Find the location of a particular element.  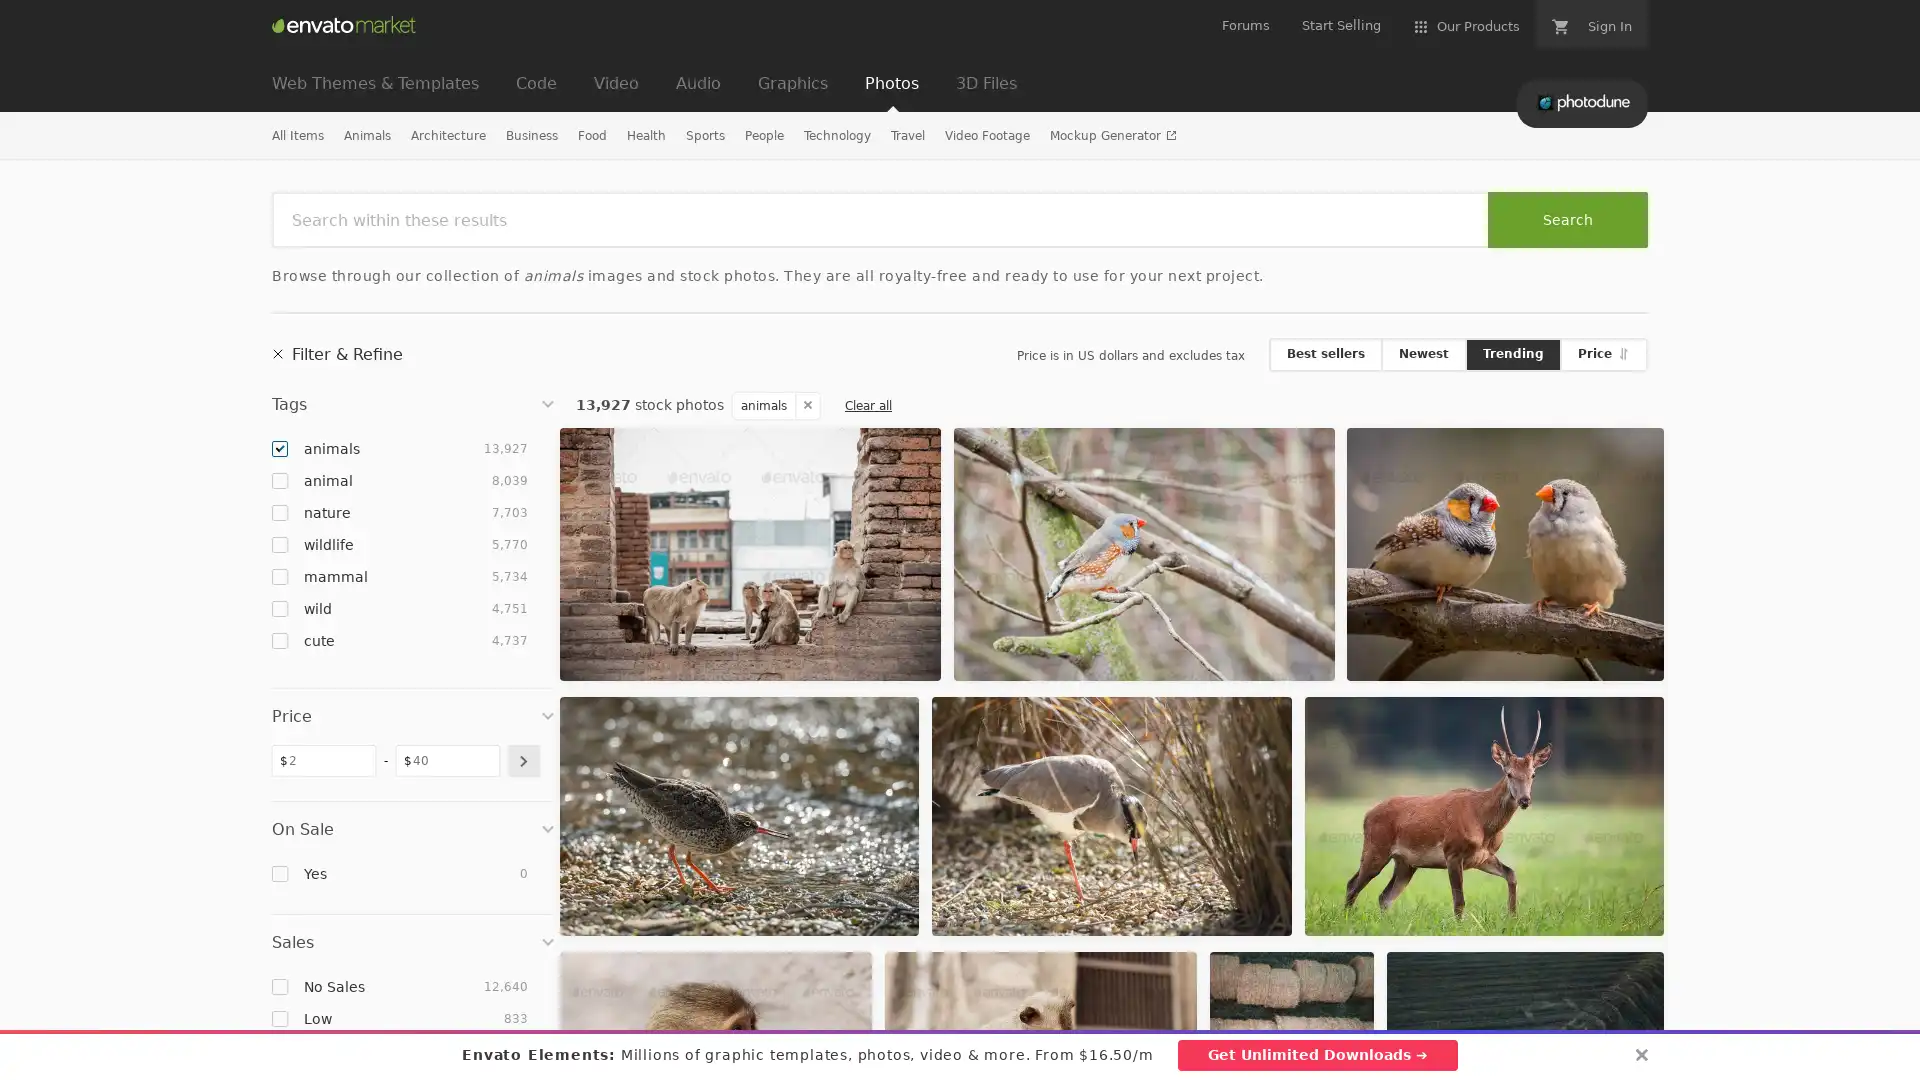

Add to Favorites is located at coordinates (1636, 975).